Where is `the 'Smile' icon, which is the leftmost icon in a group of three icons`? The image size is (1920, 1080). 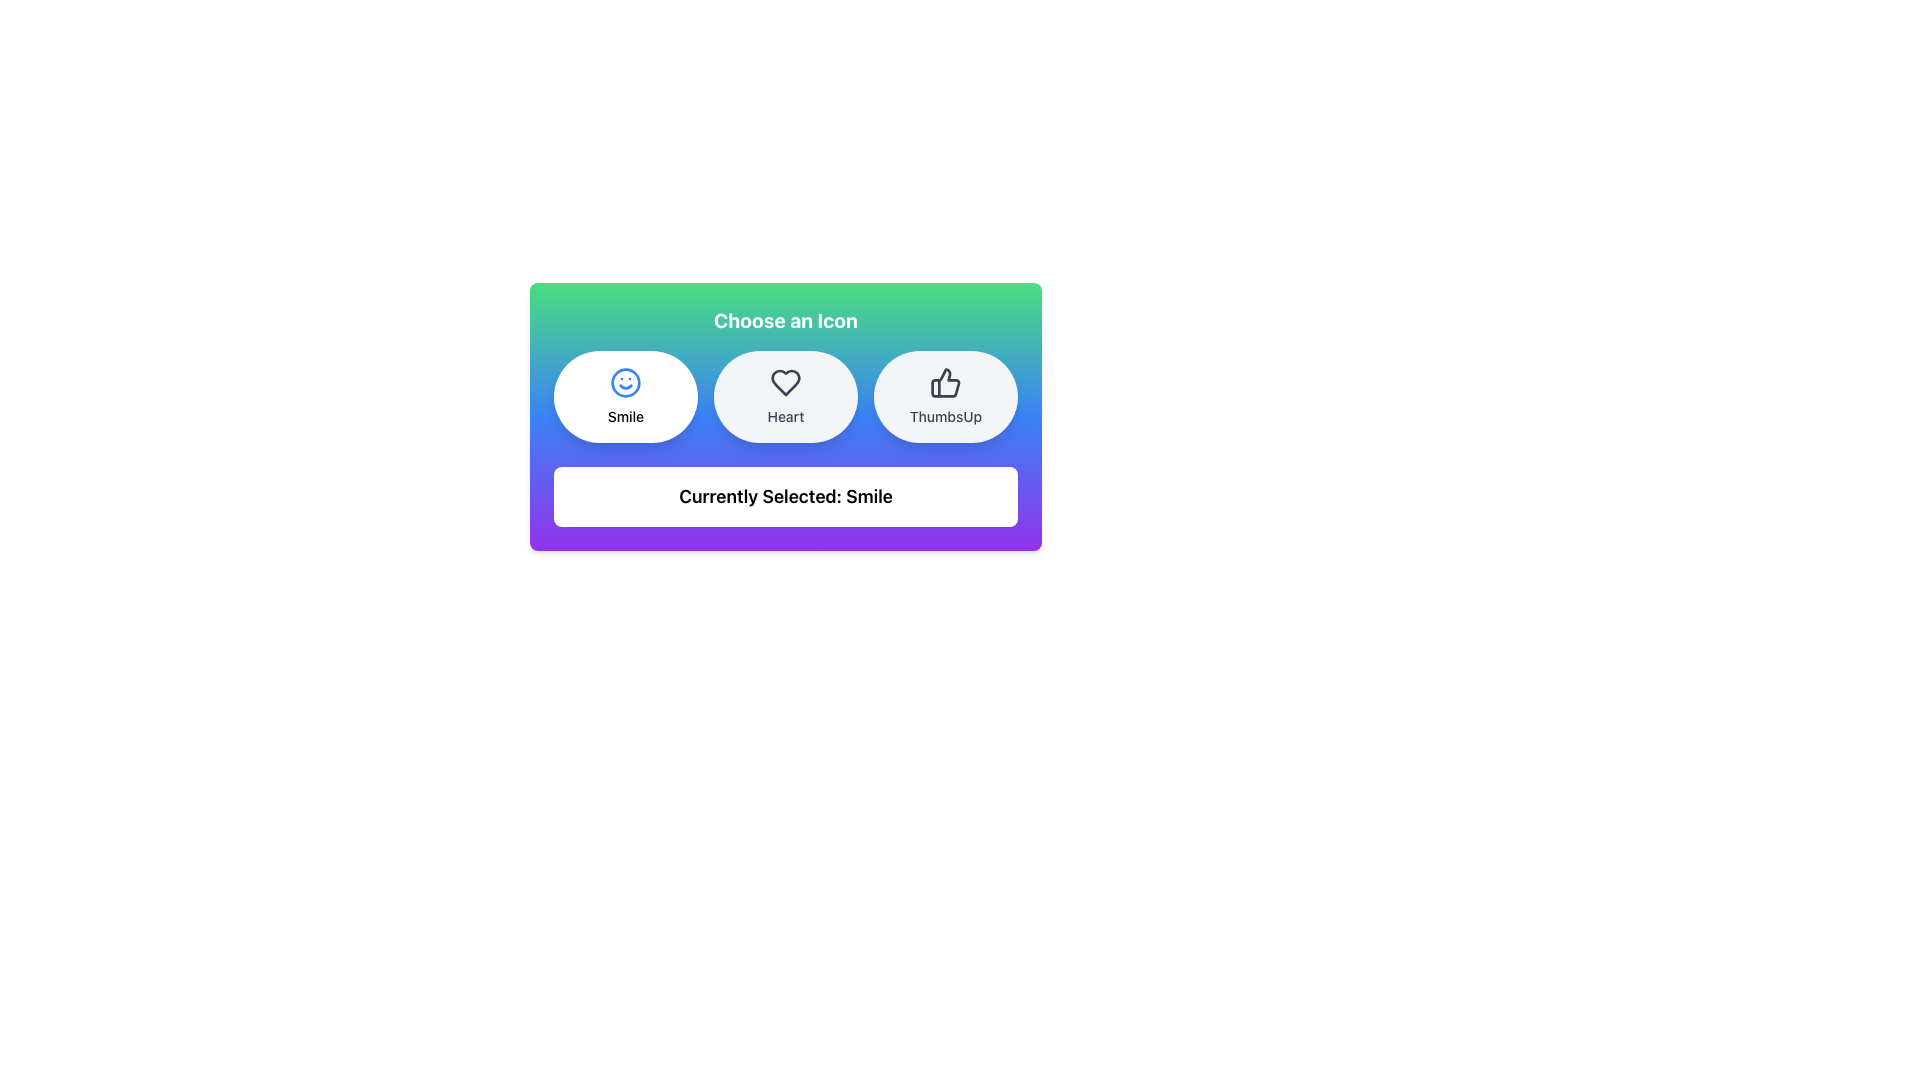
the 'Smile' icon, which is the leftmost icon in a group of three icons is located at coordinates (624, 382).